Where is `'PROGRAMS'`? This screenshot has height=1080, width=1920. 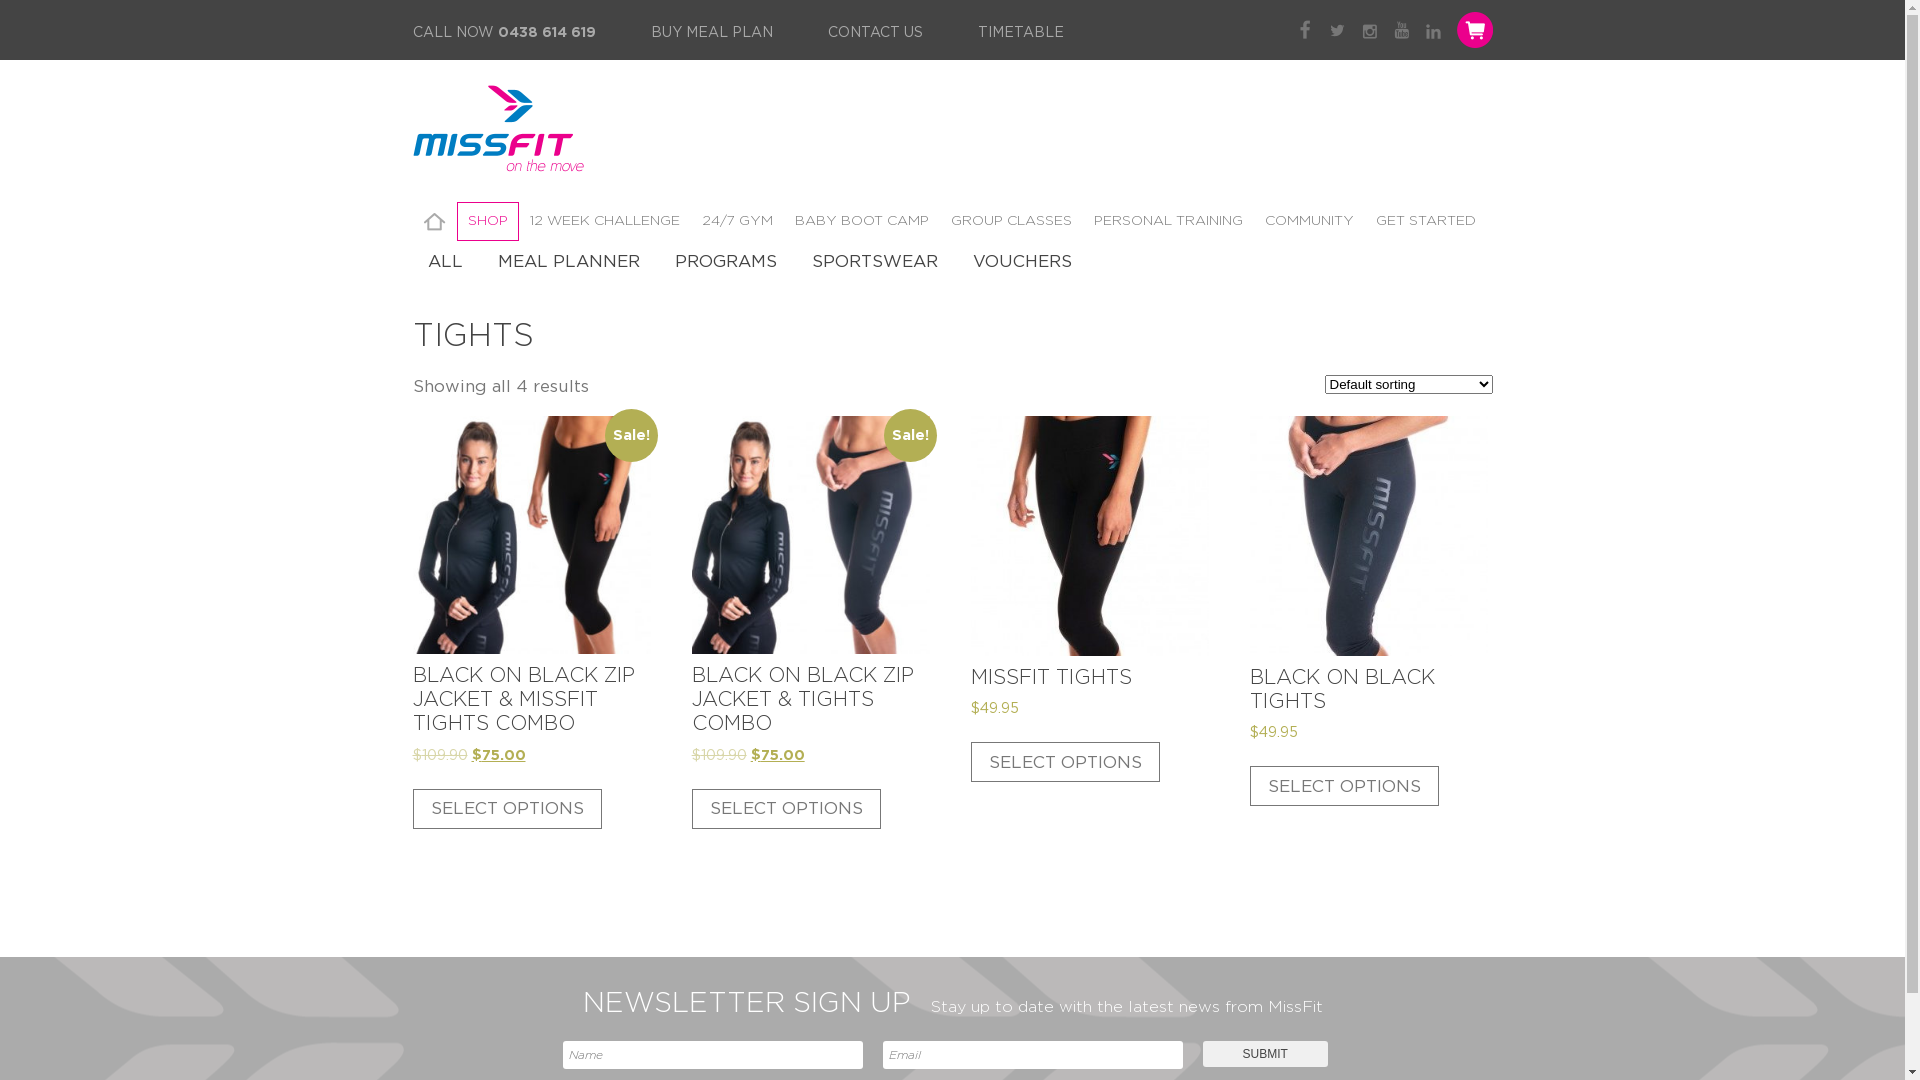
'PROGRAMS' is located at coordinates (724, 260).